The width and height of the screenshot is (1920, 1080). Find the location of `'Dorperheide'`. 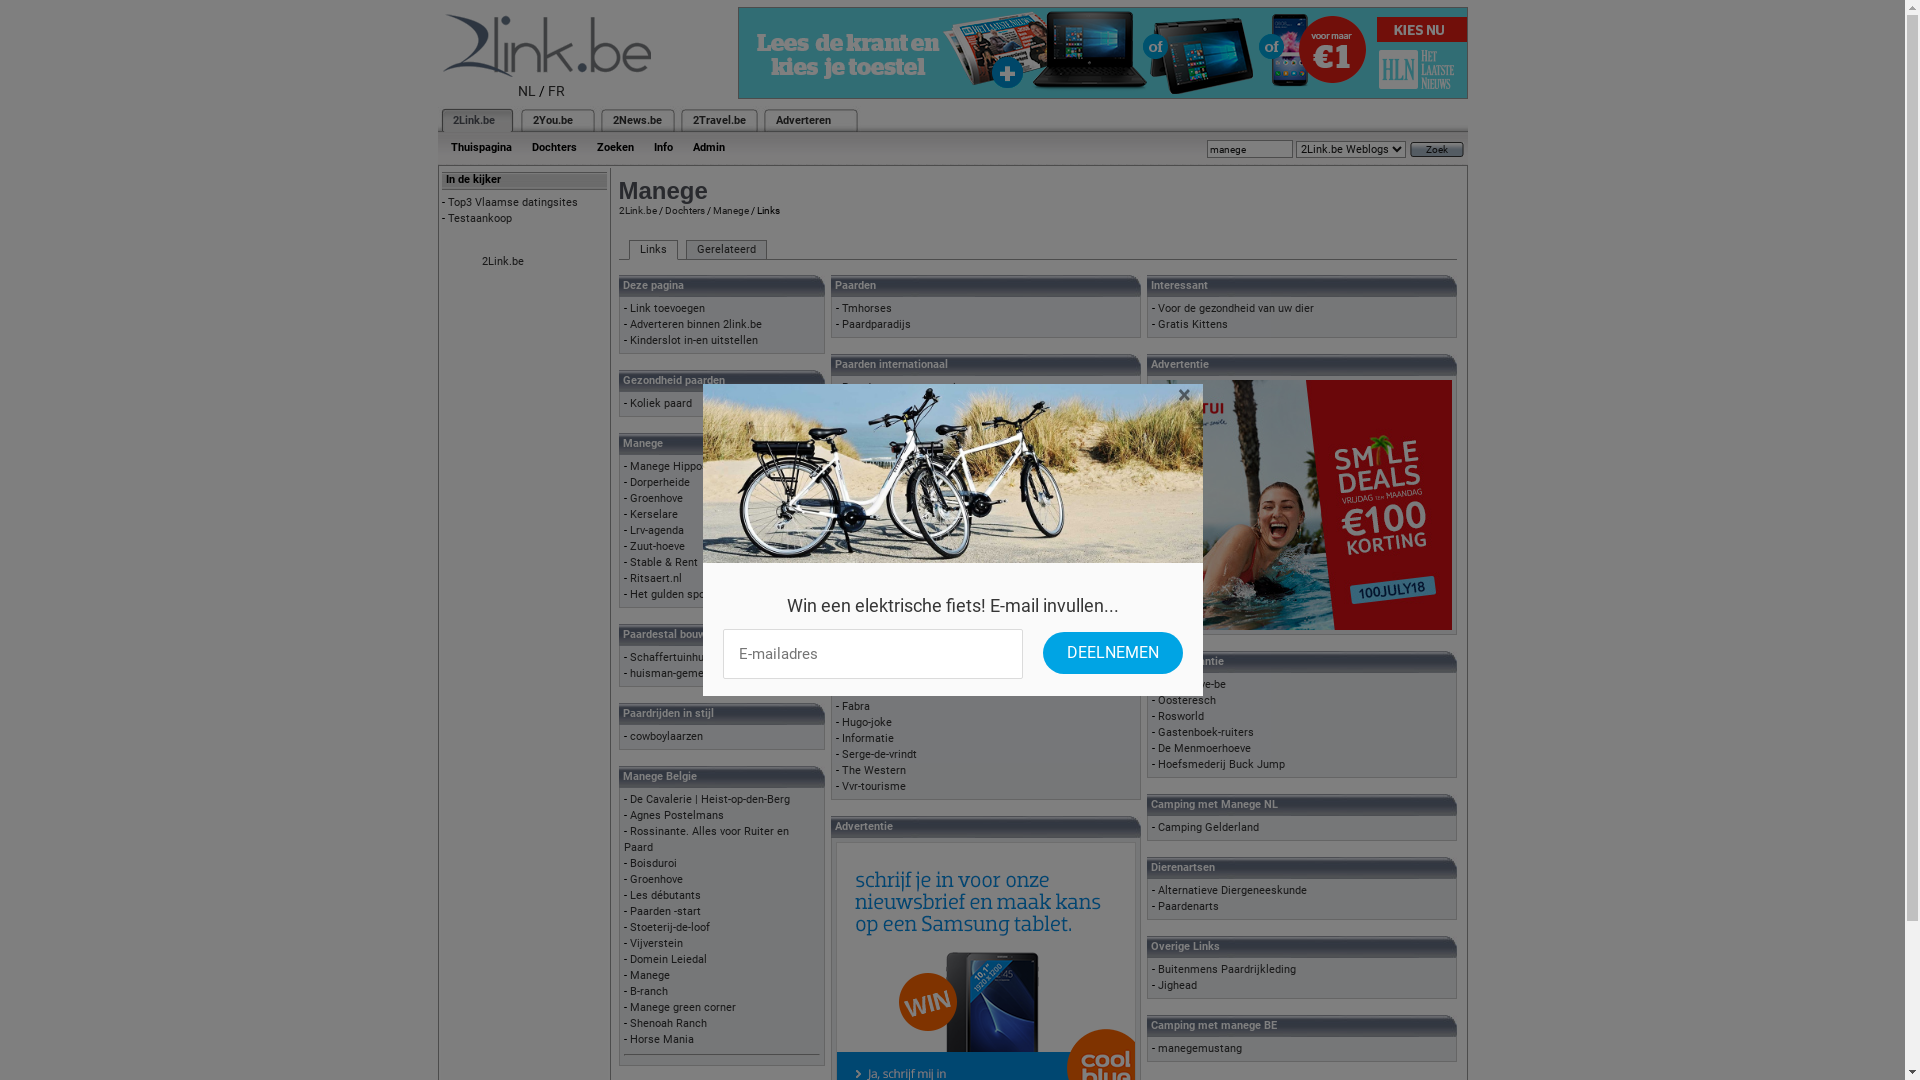

'Dorperheide' is located at coordinates (628, 482).